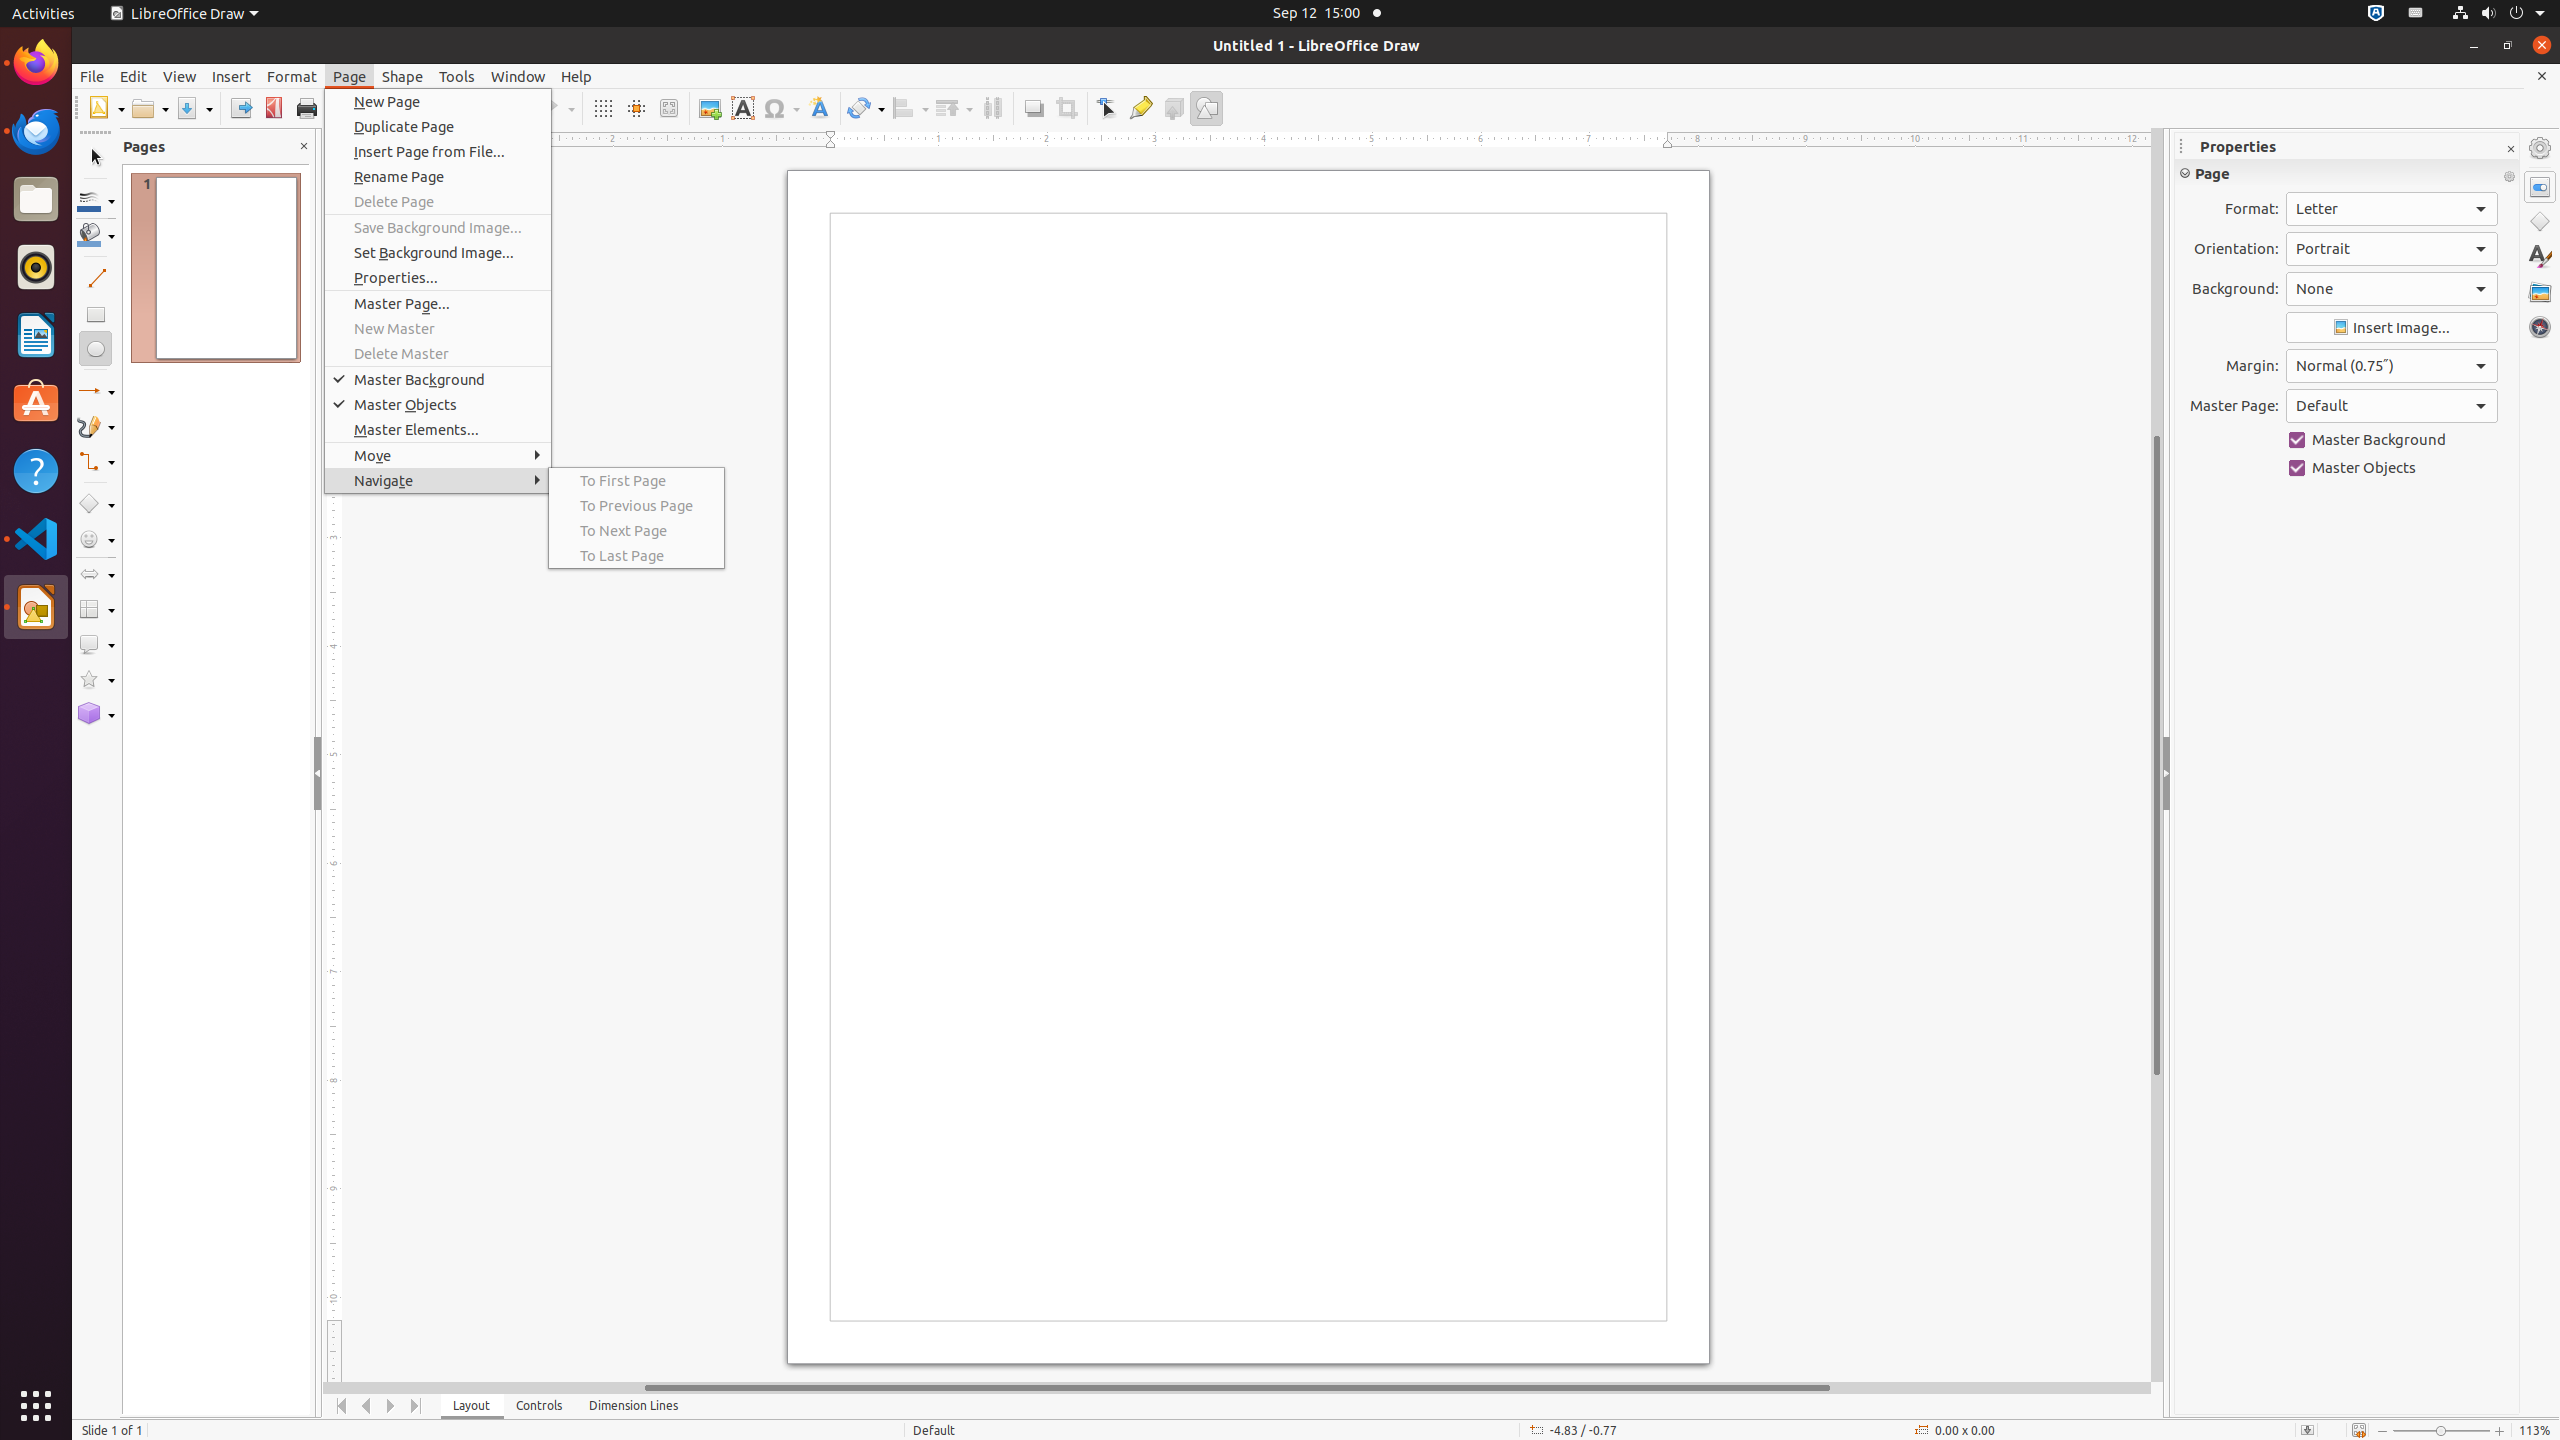 Image resolution: width=2560 pixels, height=1440 pixels. Describe the element at coordinates (183, 12) in the screenshot. I see `'LibreOffice Draw'` at that location.